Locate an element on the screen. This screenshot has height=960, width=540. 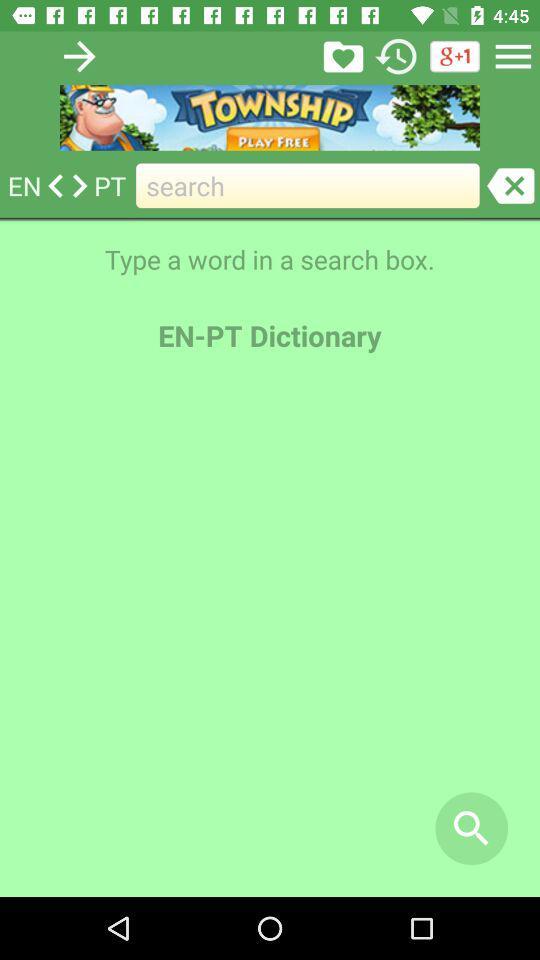
menu button is located at coordinates (513, 55).